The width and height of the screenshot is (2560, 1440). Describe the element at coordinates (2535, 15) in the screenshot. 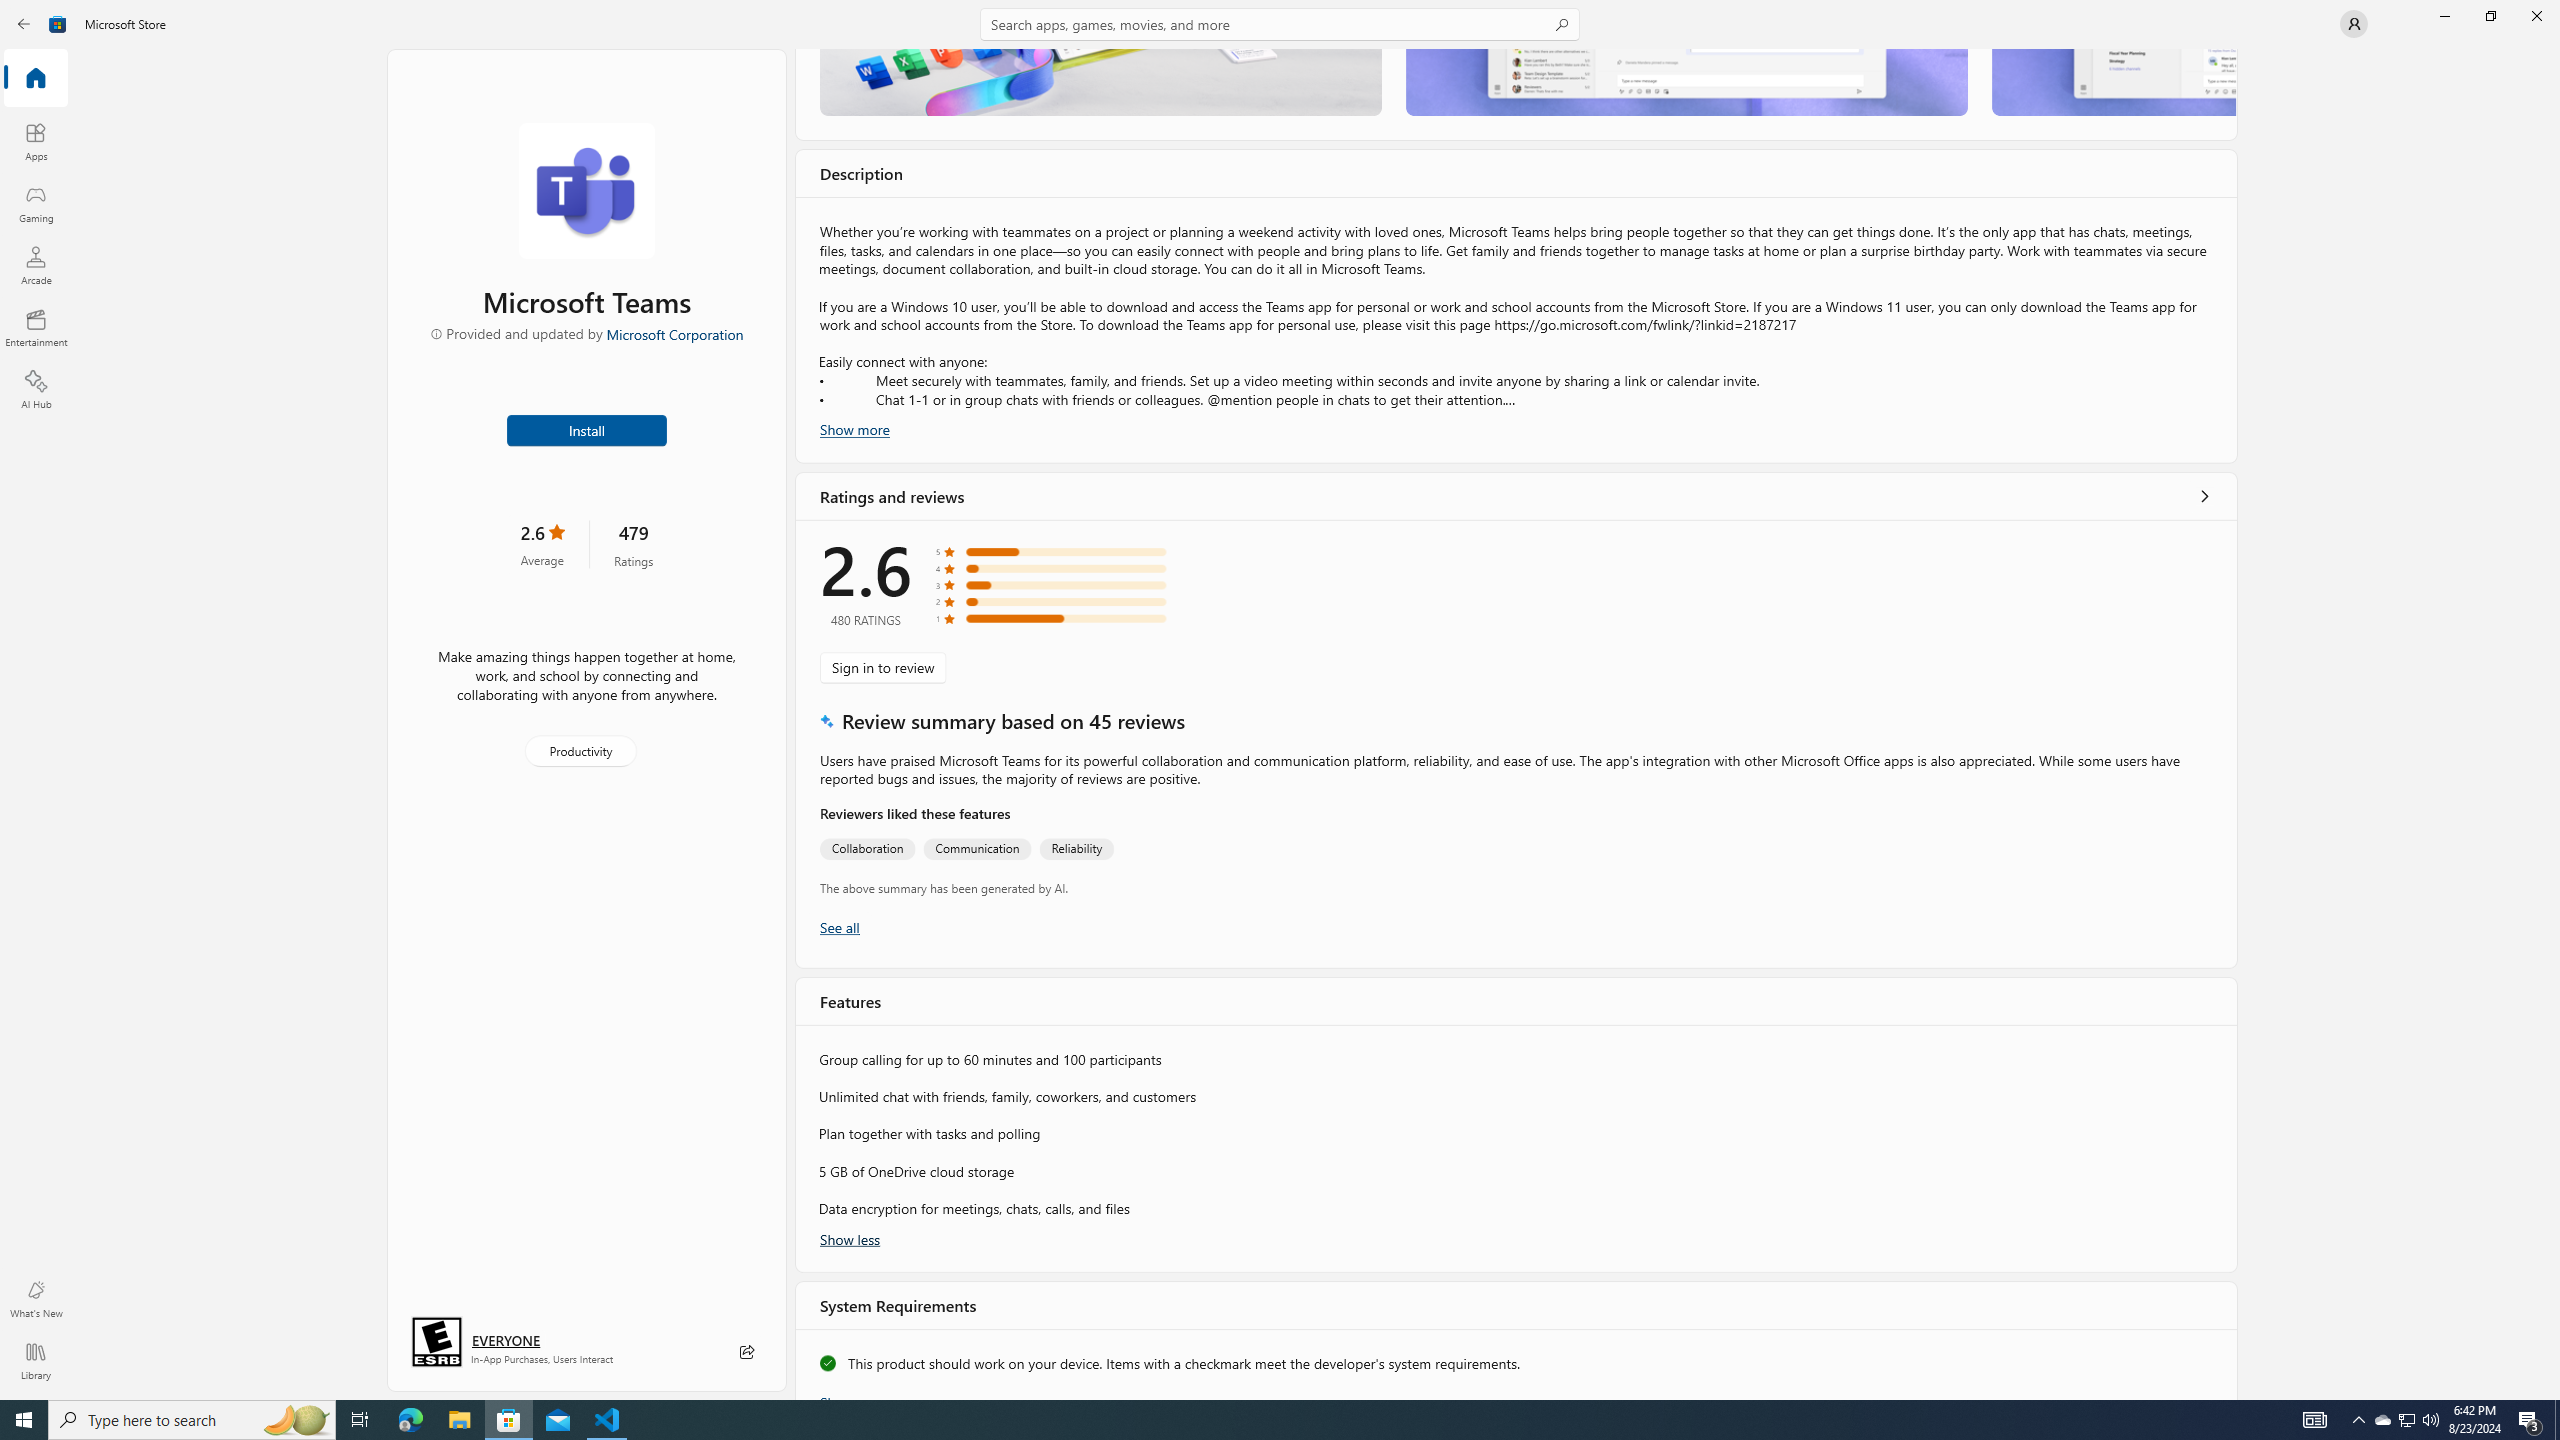

I see `'Close Microsoft Store'` at that location.